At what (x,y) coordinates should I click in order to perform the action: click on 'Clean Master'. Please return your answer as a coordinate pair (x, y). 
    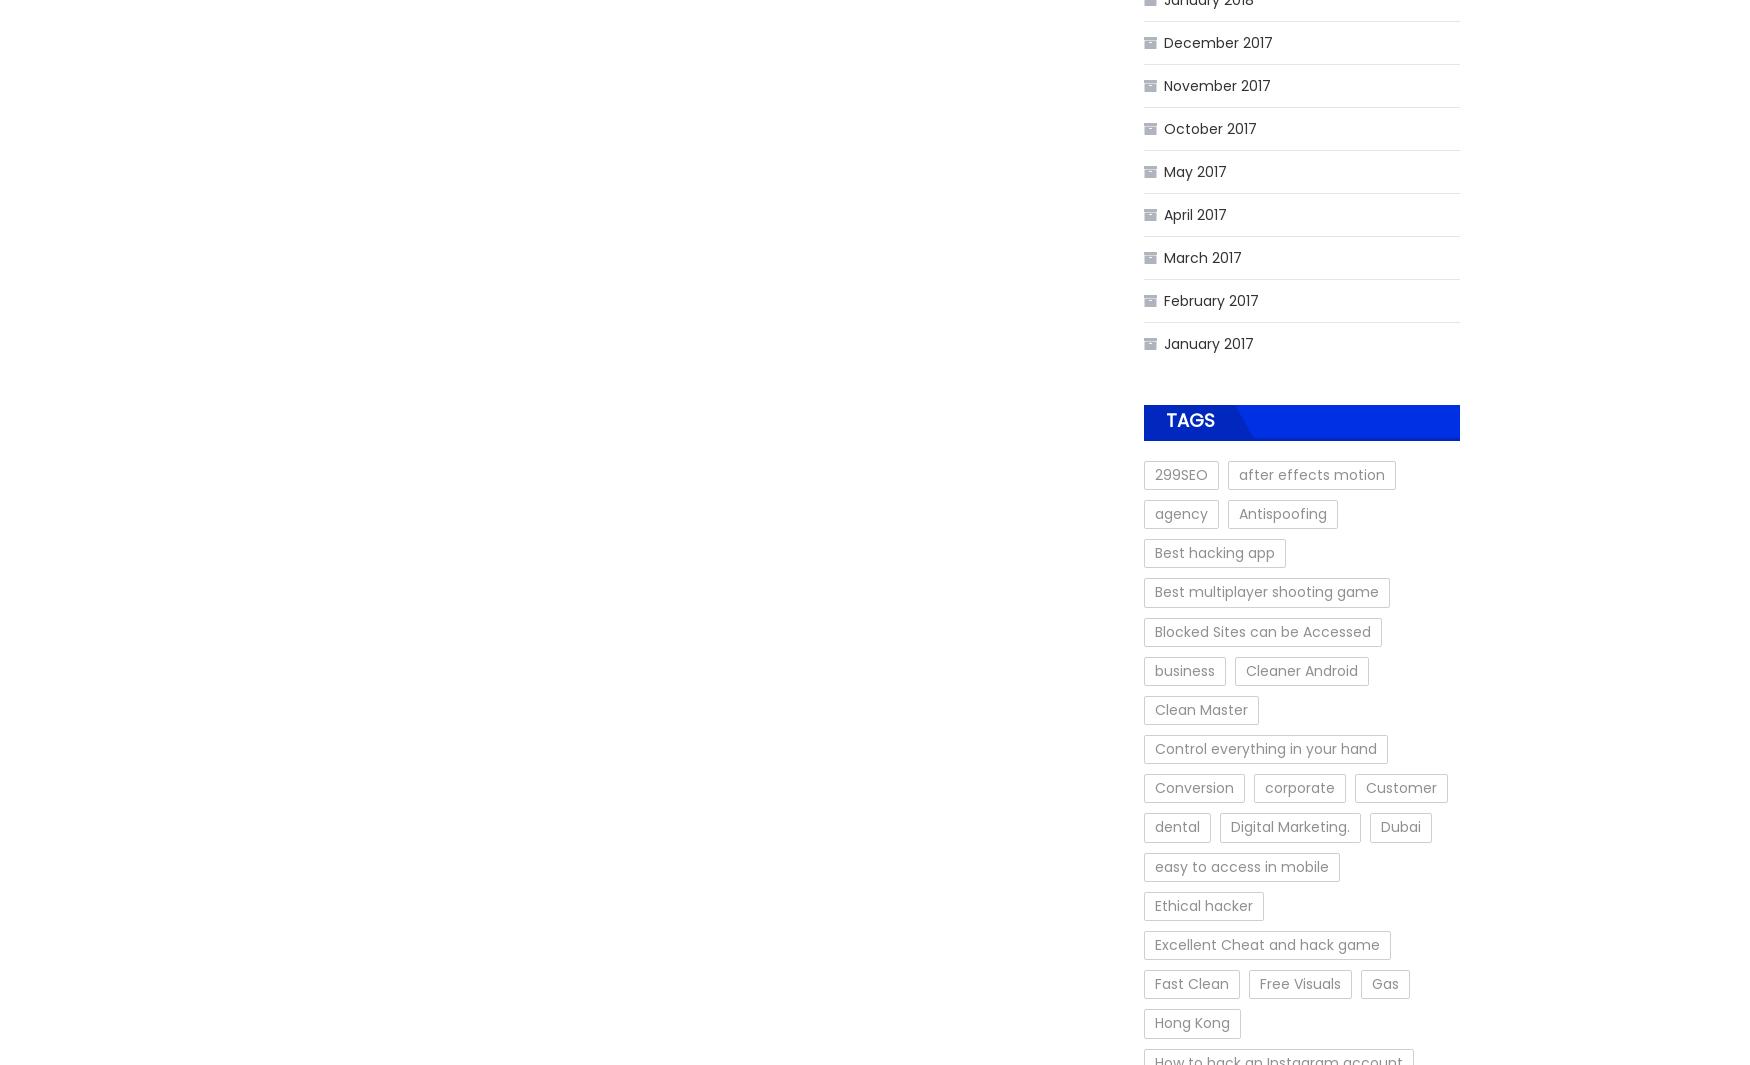
    Looking at the image, I should click on (1154, 708).